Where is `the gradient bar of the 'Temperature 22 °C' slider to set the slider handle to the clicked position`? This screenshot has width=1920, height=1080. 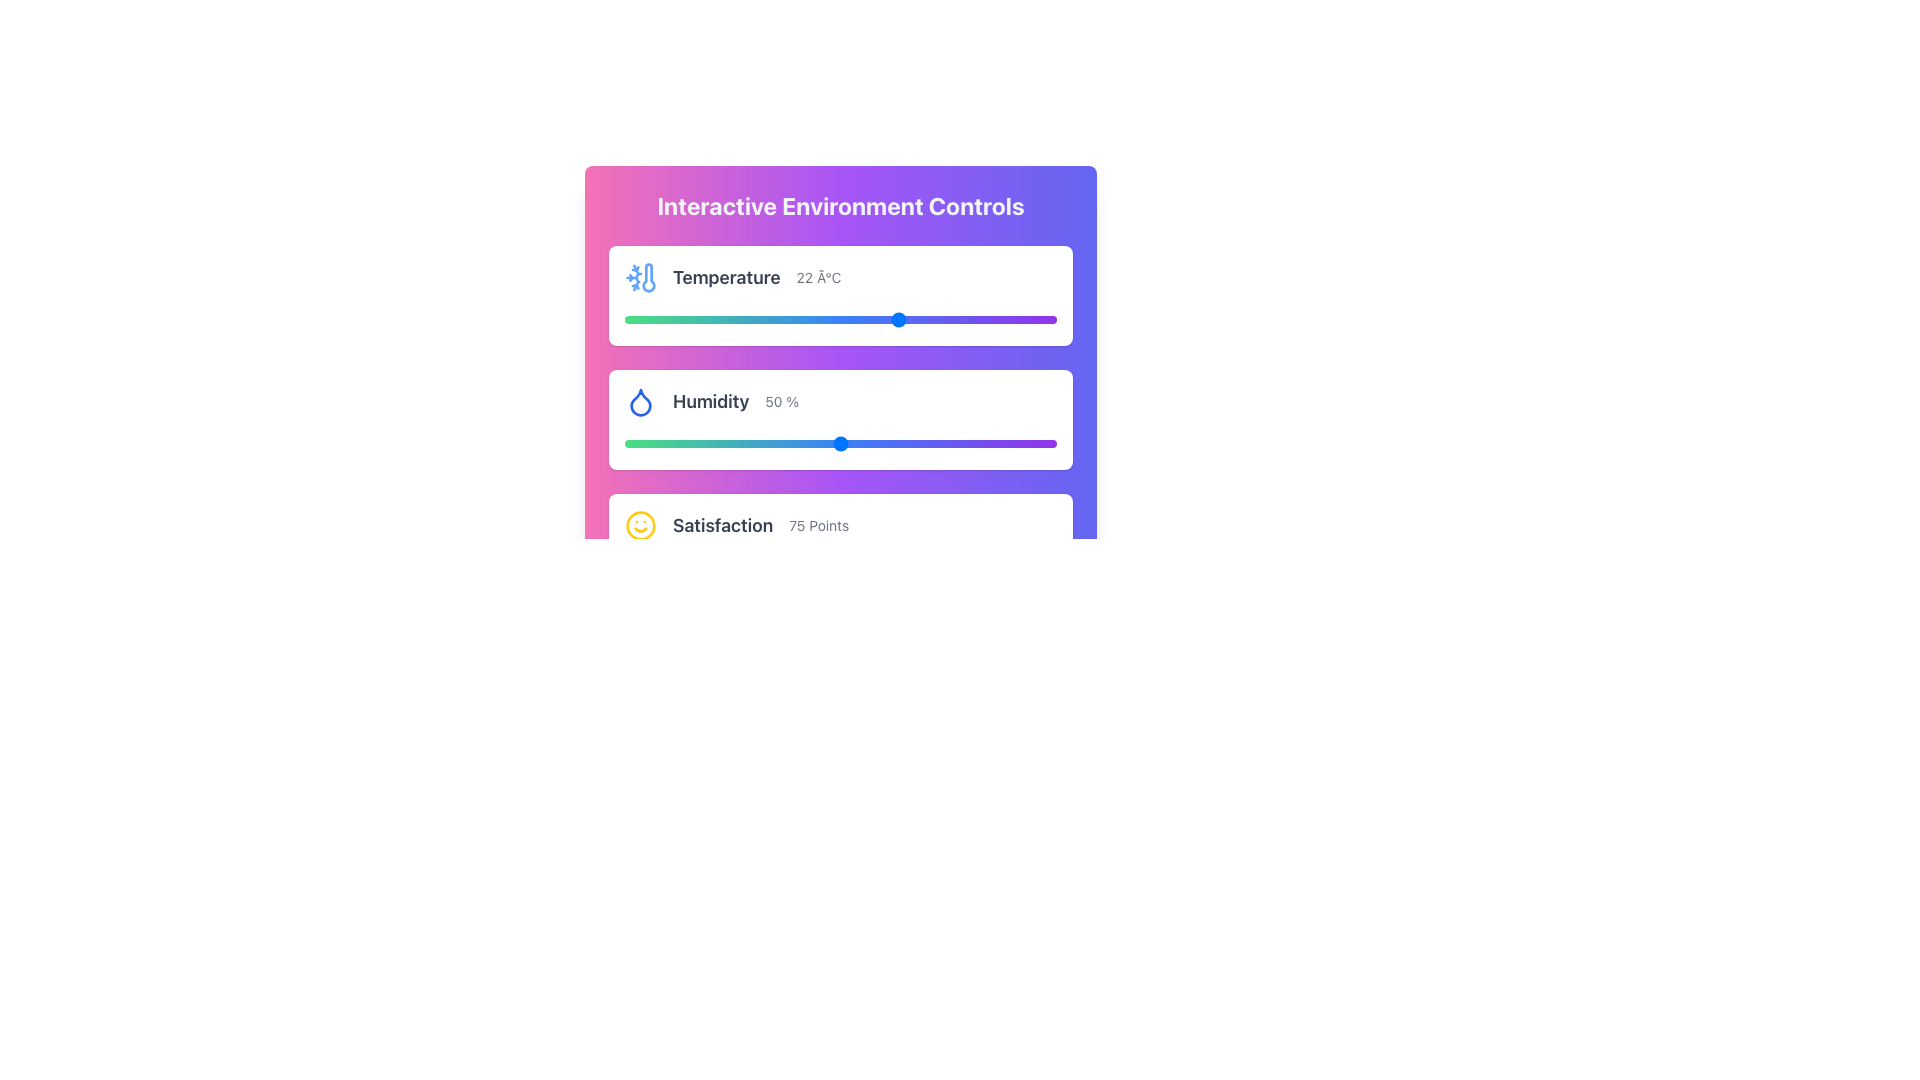
the gradient bar of the 'Temperature 22 °C' slider to set the slider handle to the clicked position is located at coordinates (840, 319).